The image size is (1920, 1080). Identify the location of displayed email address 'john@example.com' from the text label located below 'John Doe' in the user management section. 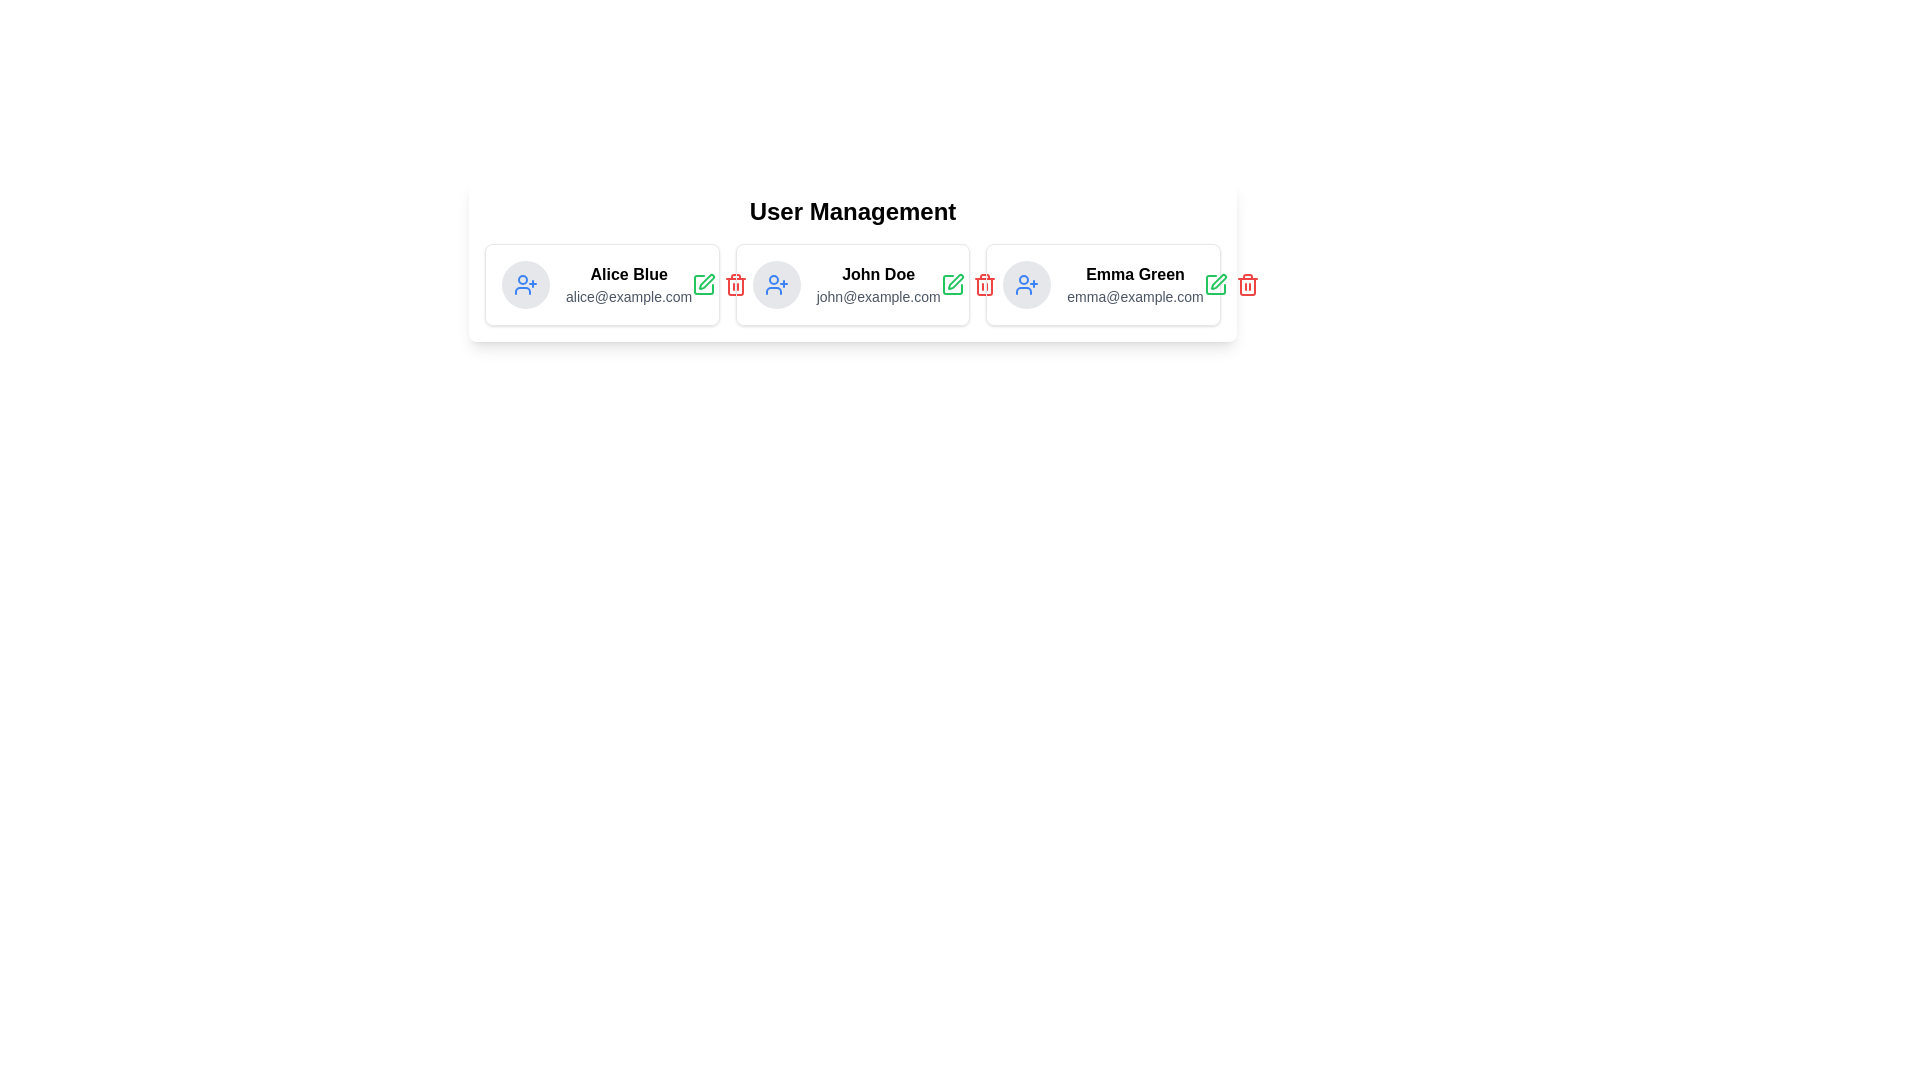
(878, 297).